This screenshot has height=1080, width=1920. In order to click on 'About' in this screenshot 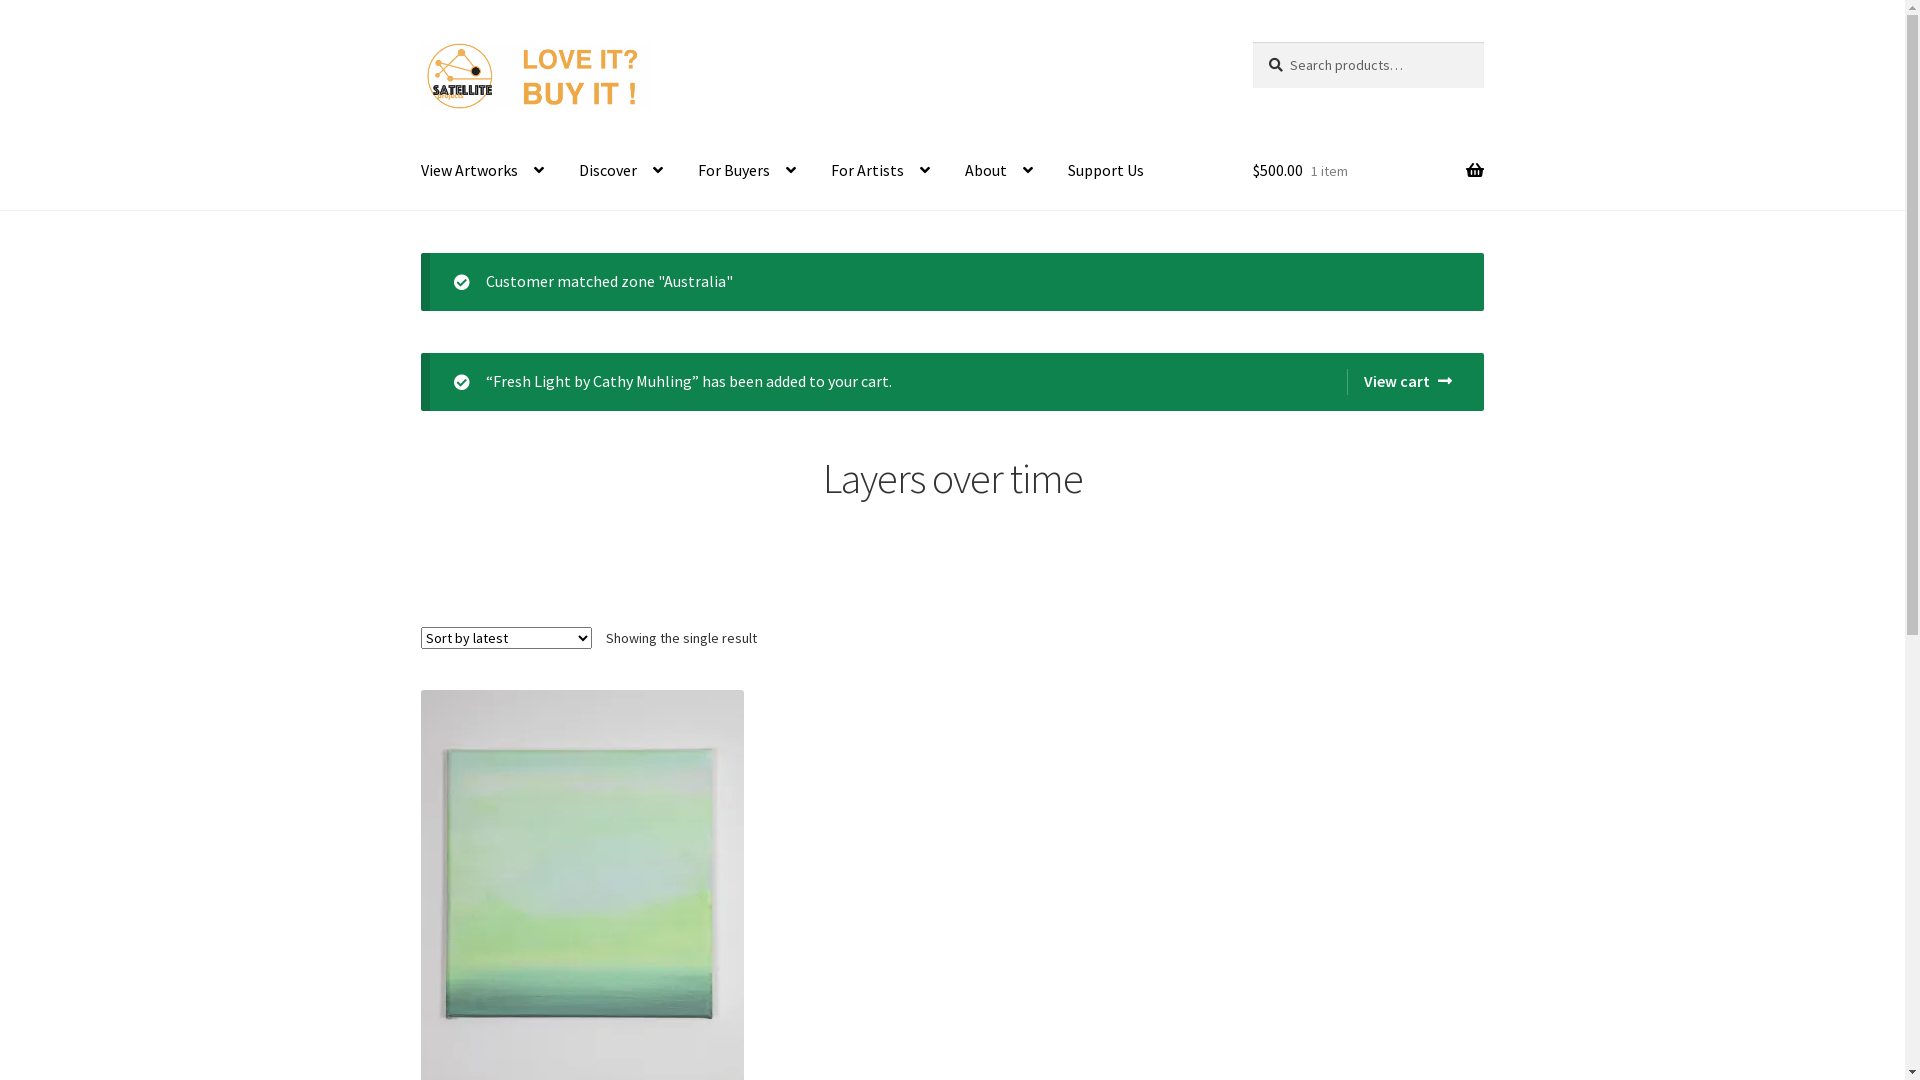, I will do `click(948, 171)`.